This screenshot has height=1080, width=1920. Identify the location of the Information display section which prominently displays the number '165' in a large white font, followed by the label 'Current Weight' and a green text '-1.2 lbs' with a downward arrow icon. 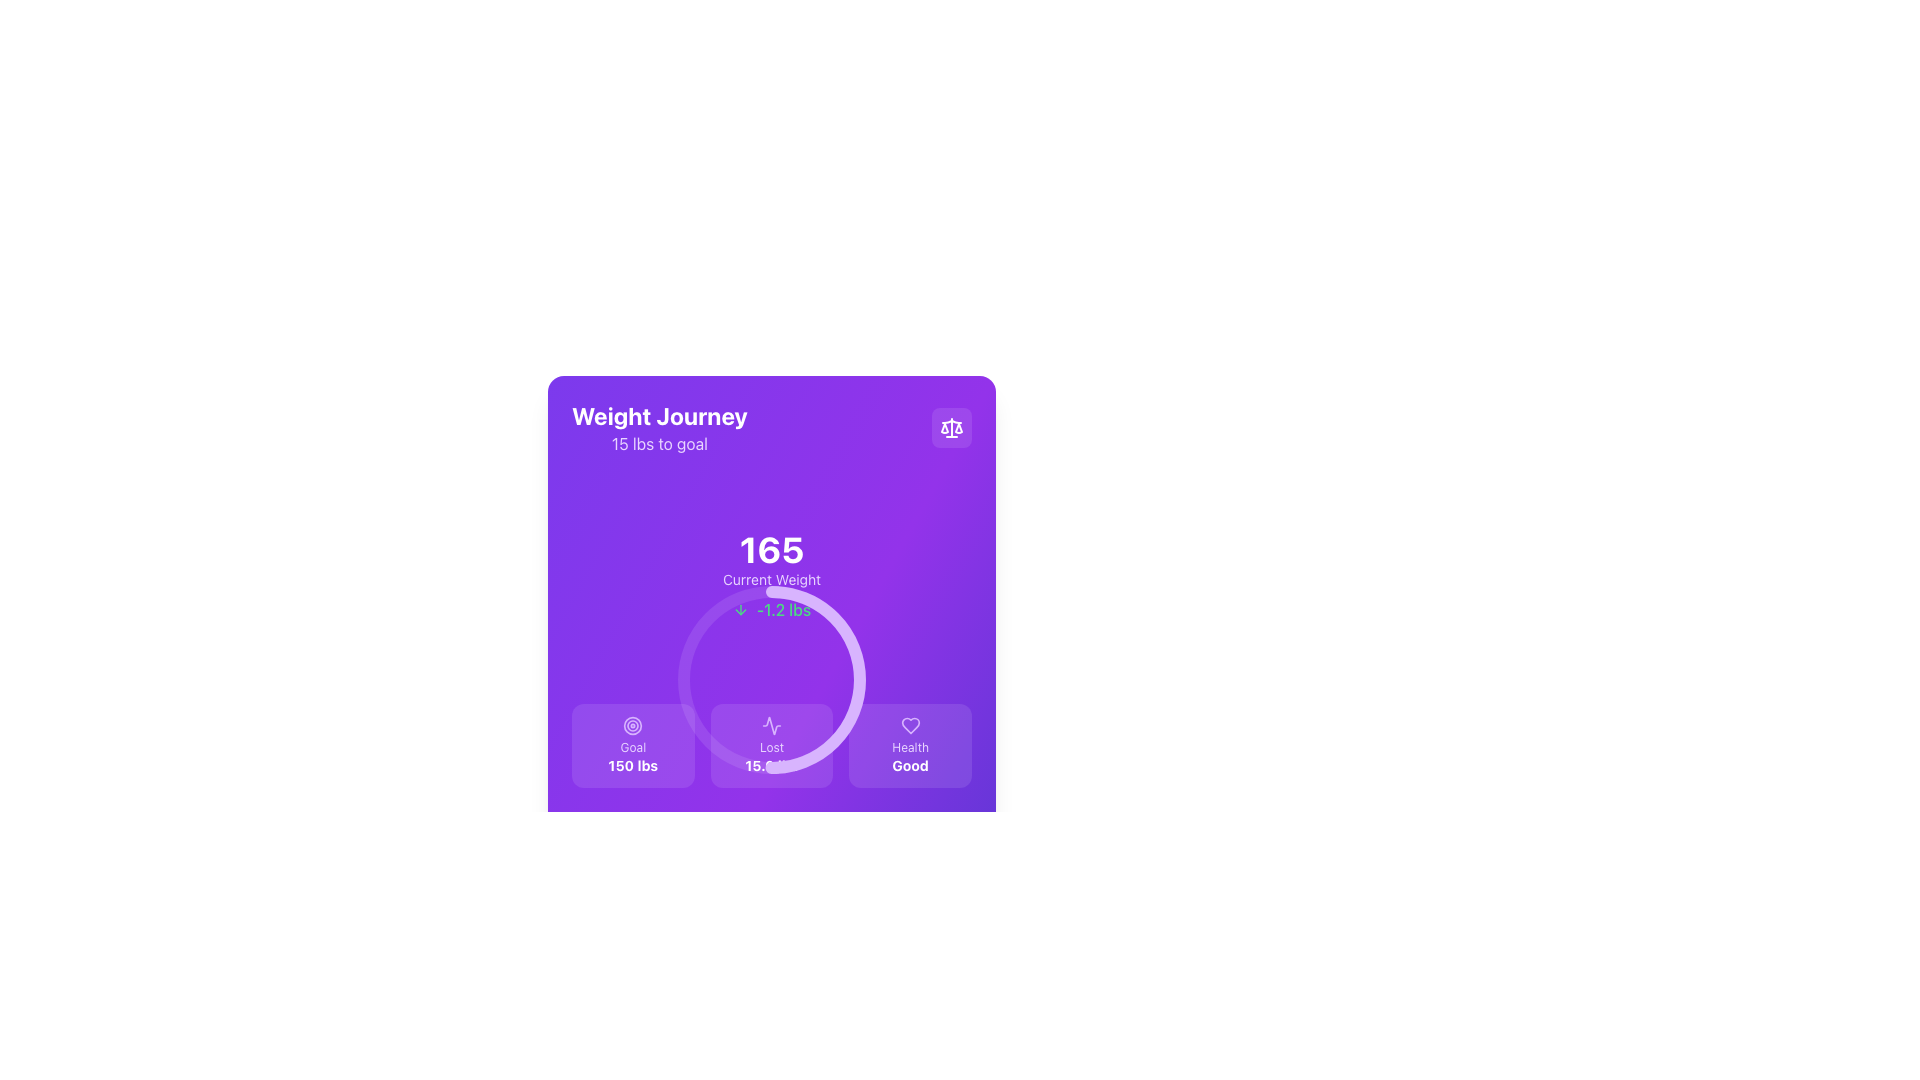
(771, 575).